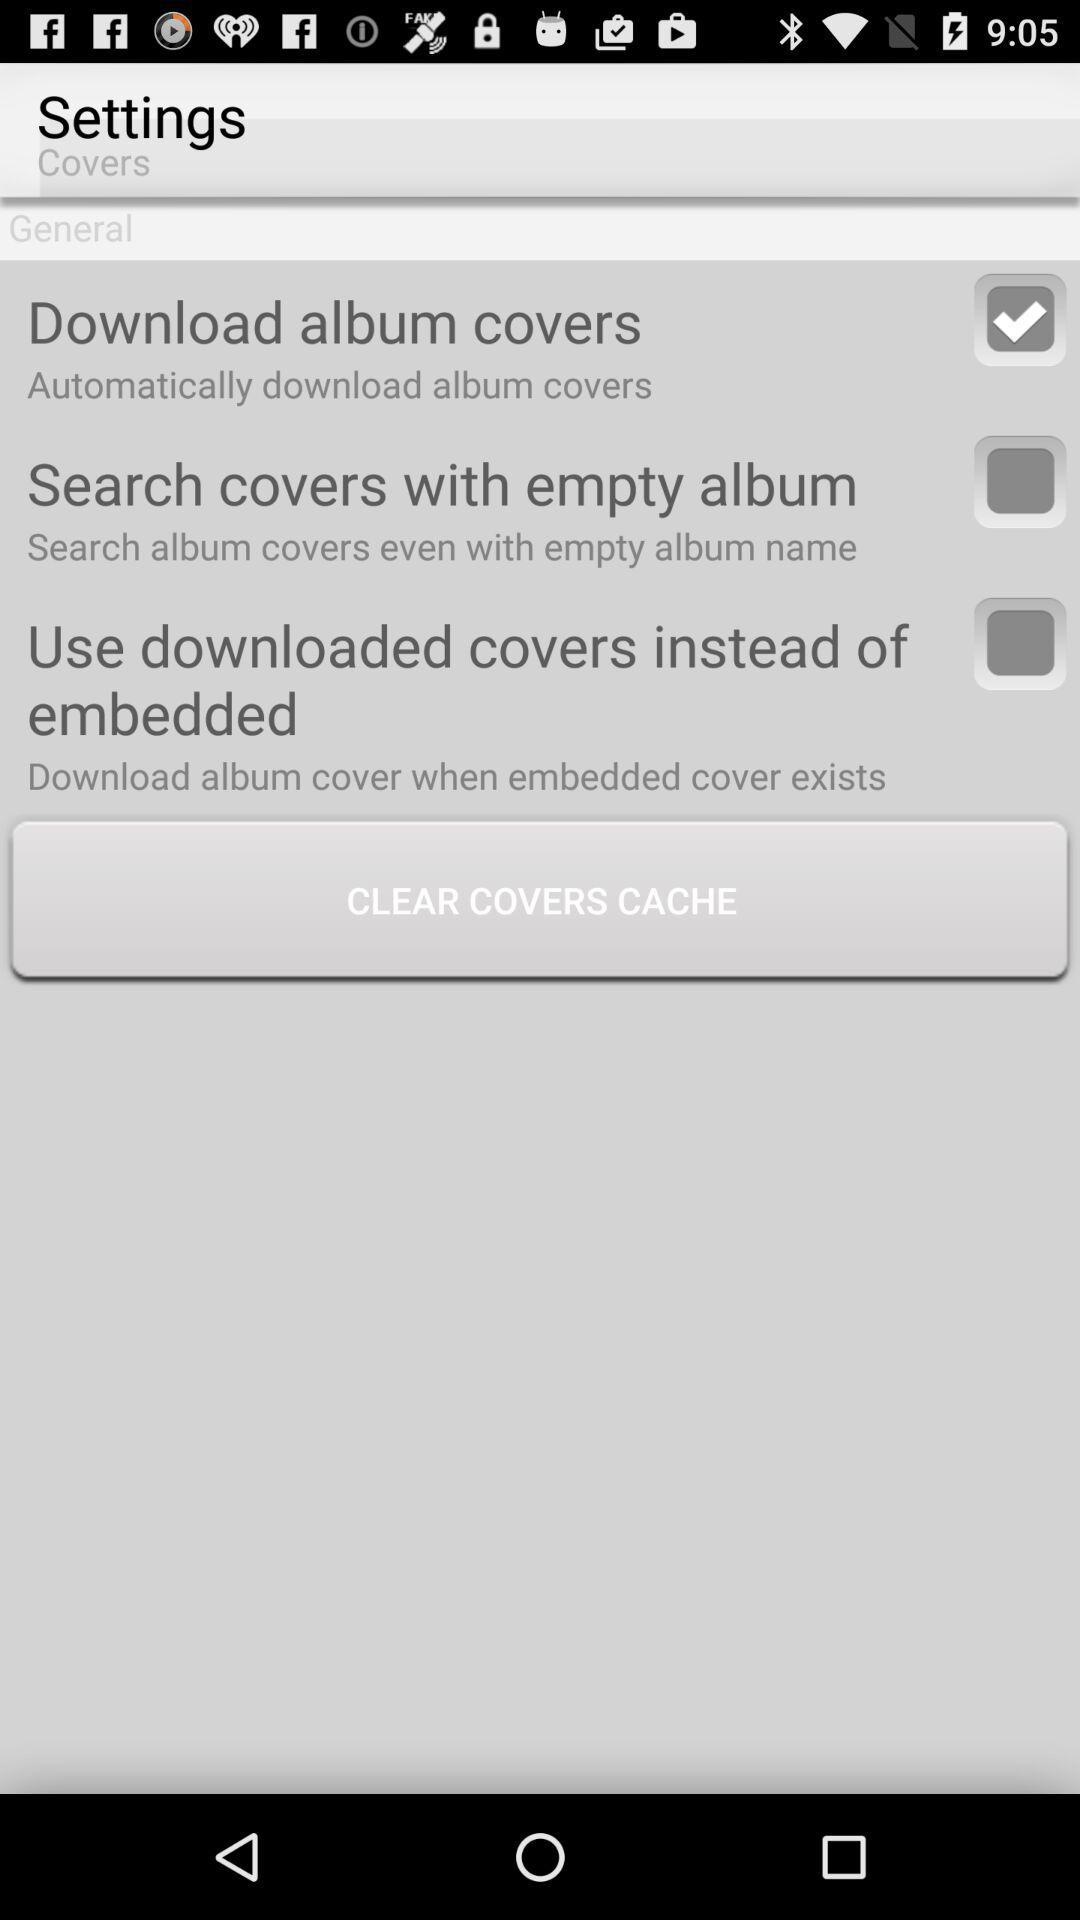 Image resolution: width=1080 pixels, height=1920 pixels. I want to click on the clear covers cache button, so click(540, 901).